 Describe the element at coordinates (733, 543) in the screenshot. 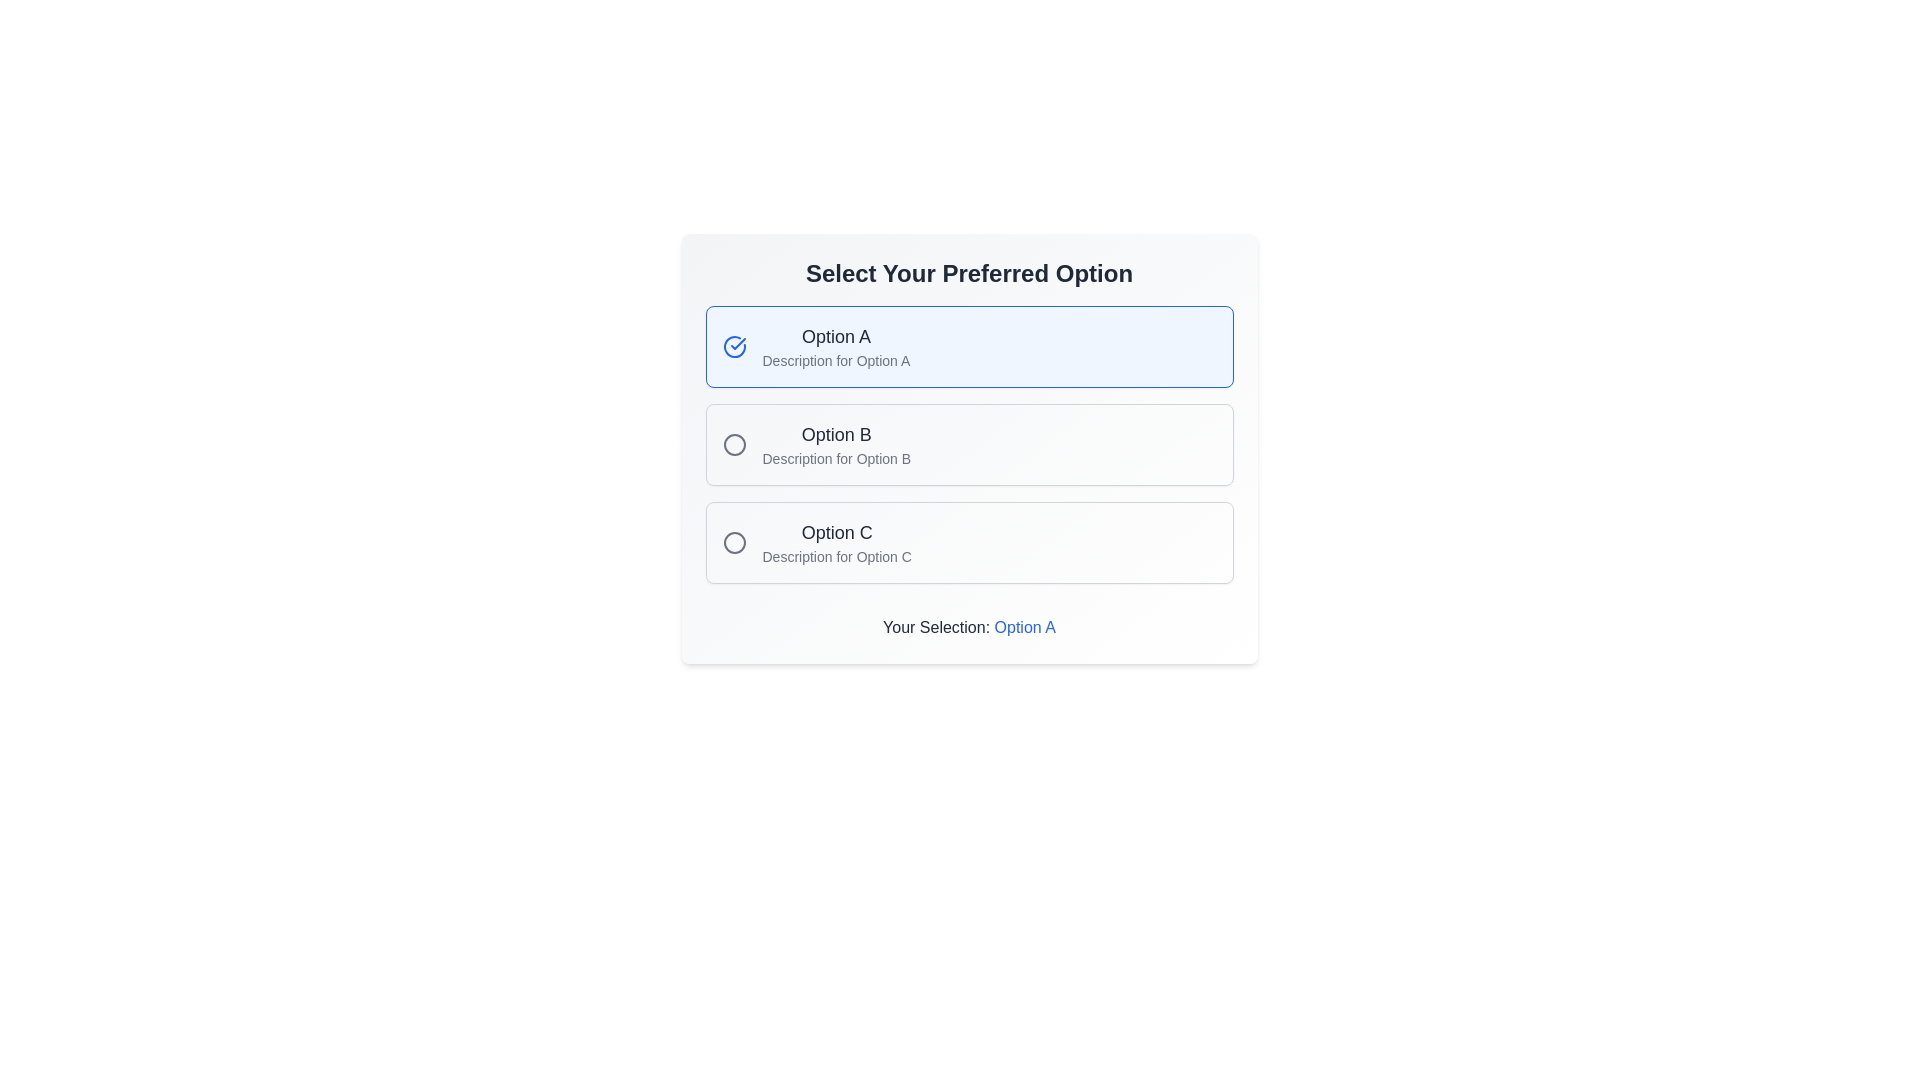

I see `the selectable icon (radio button) representing 'Option C'` at that location.